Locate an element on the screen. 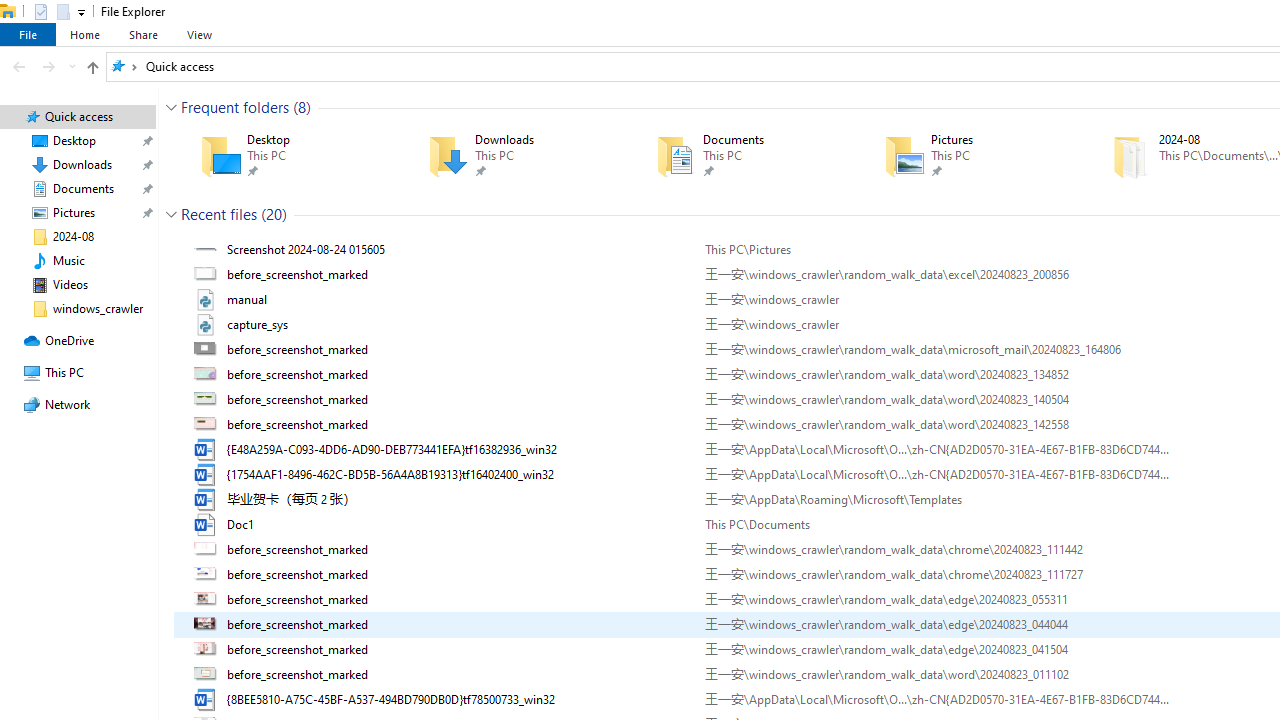  'Quick Access Toolbar' is located at coordinates (51, 11).